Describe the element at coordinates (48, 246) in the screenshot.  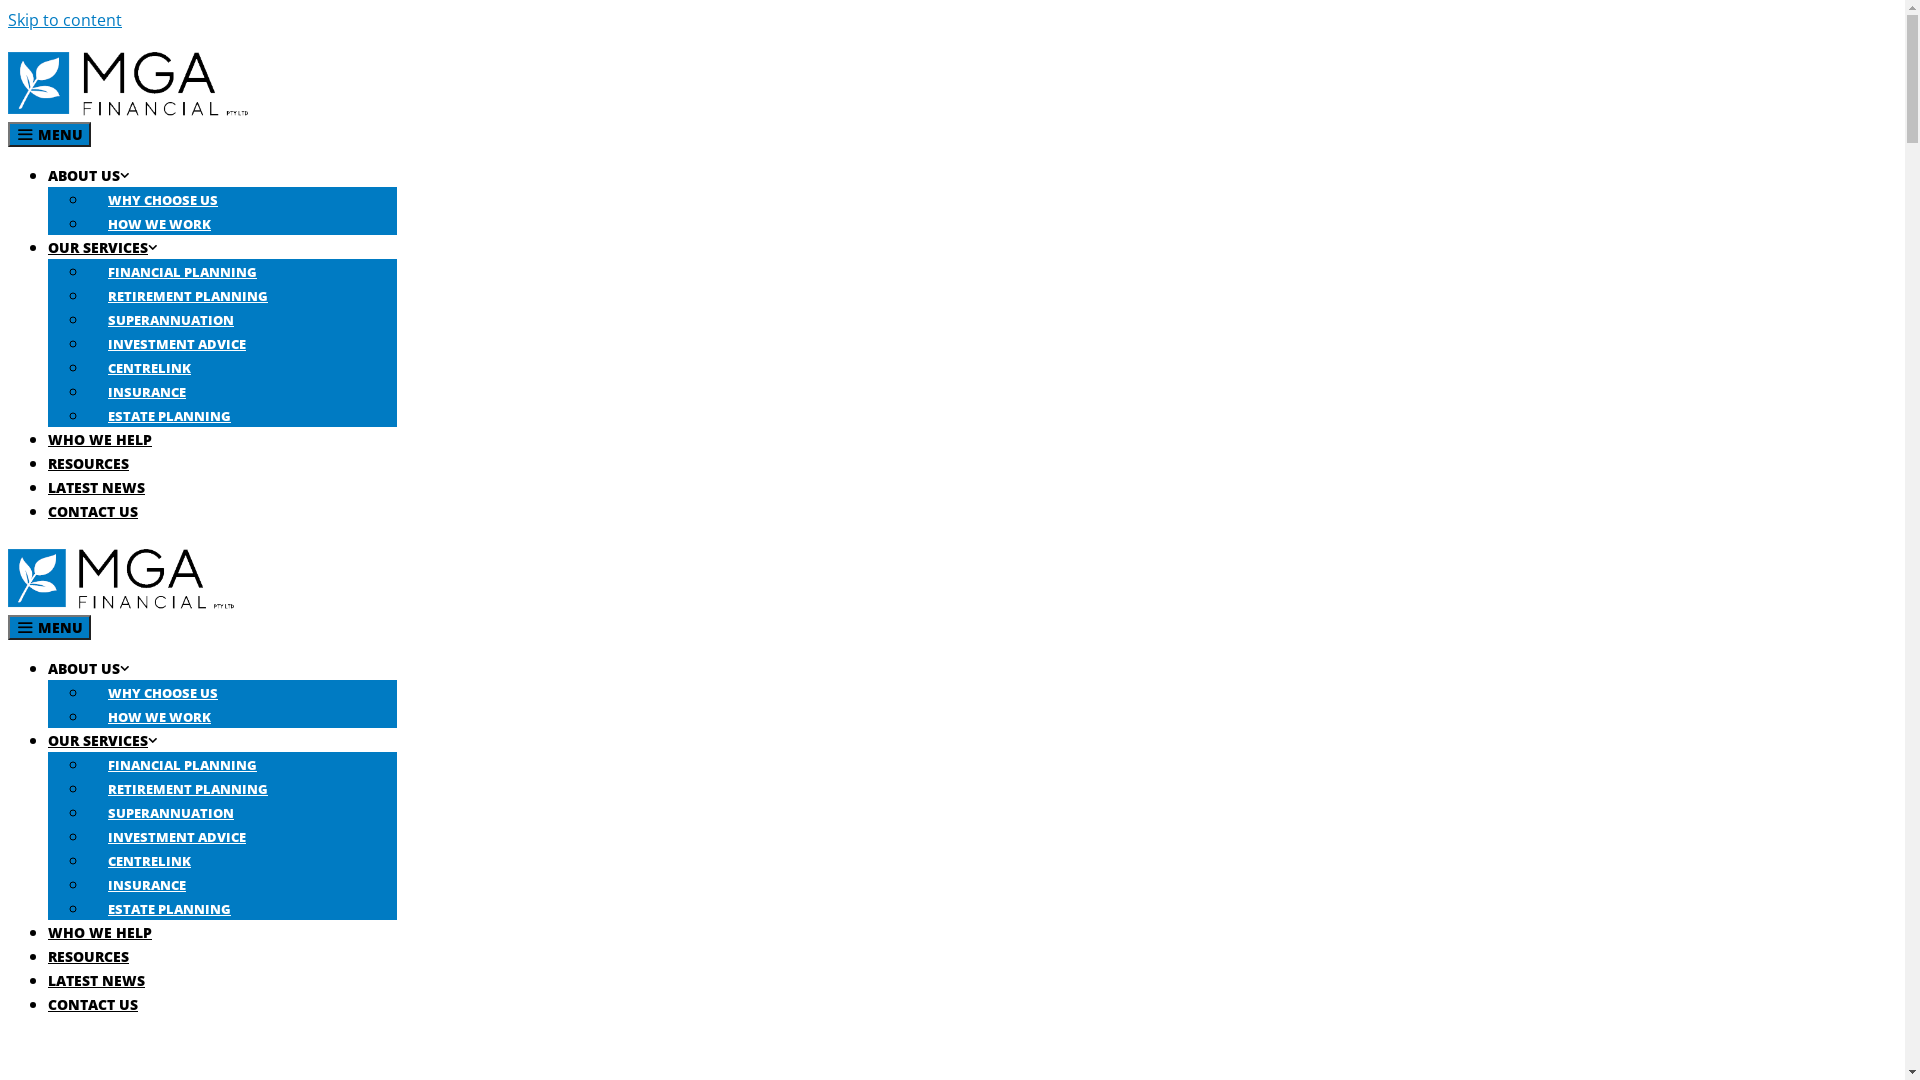
I see `'OUR SERVICES'` at that location.